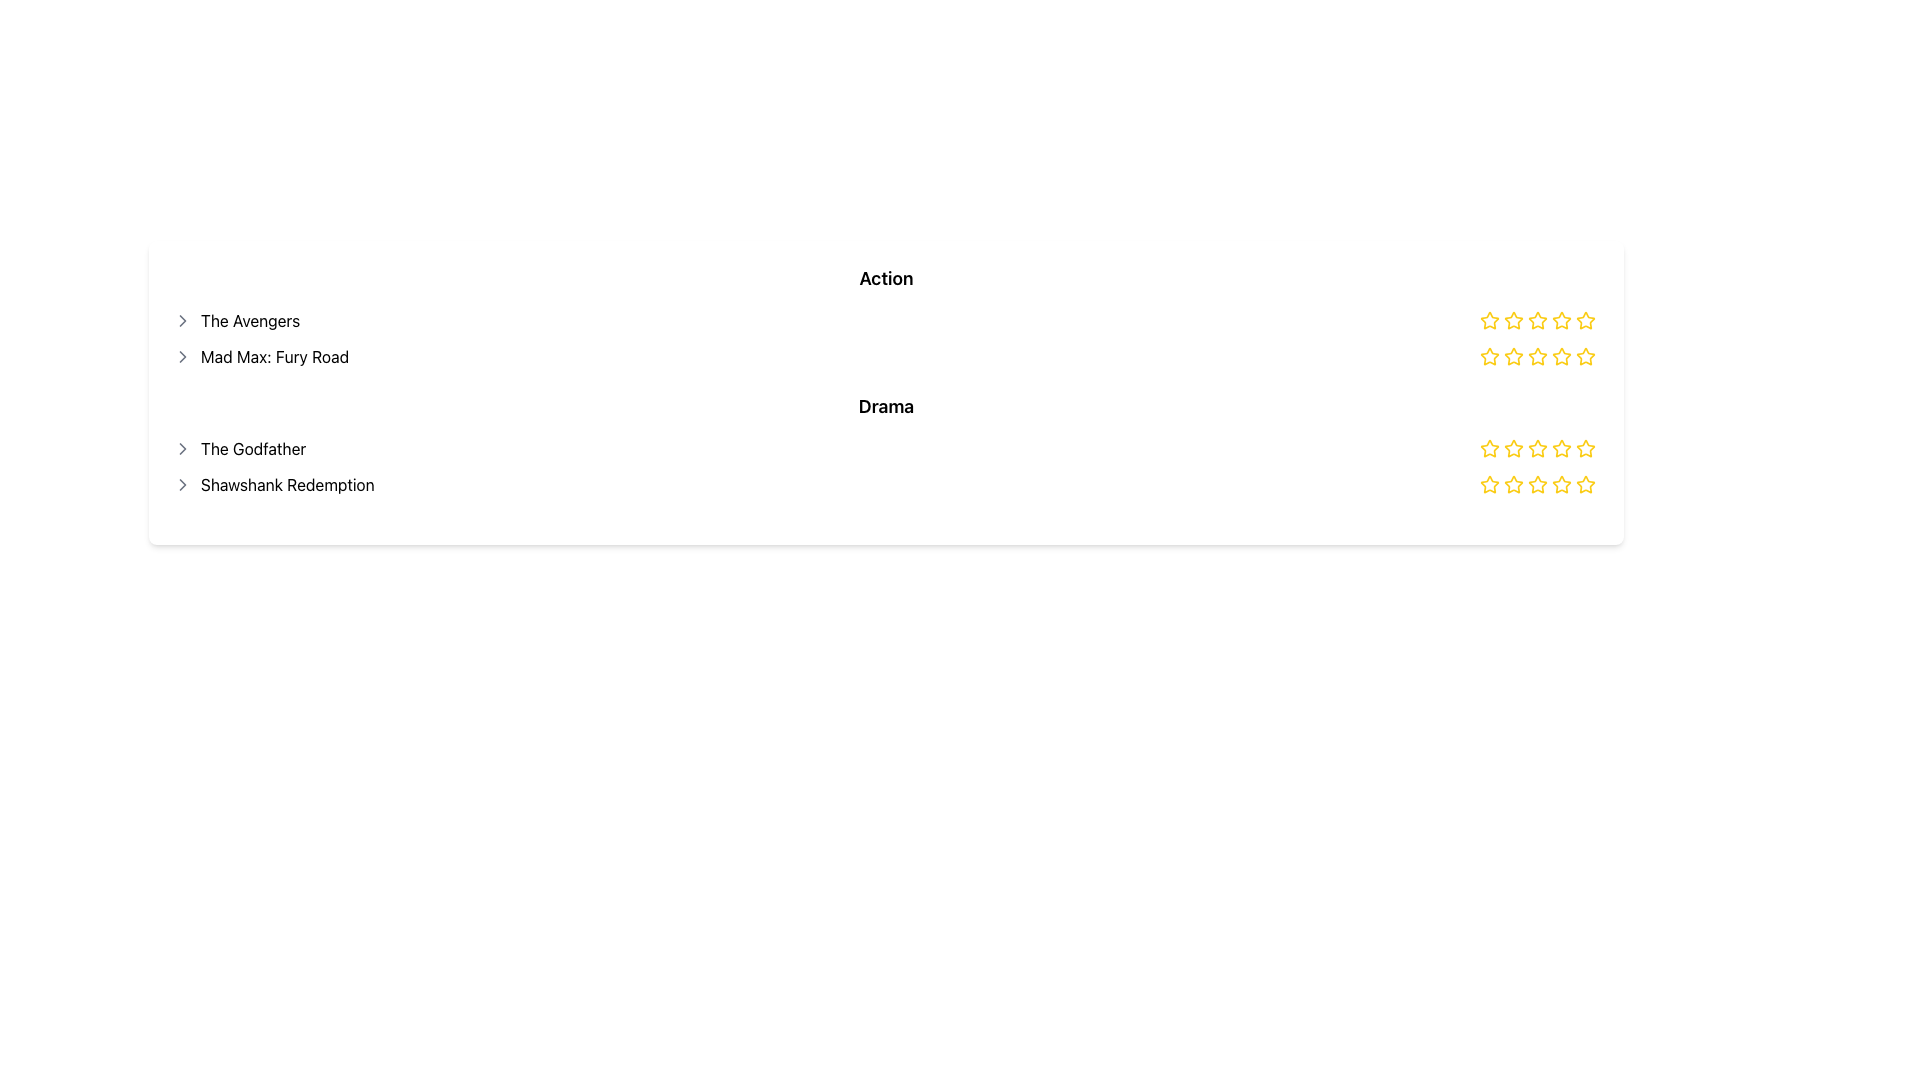  What do you see at coordinates (1489, 319) in the screenshot?
I see `the first yellow star icon in the rating mechanism` at bounding box center [1489, 319].